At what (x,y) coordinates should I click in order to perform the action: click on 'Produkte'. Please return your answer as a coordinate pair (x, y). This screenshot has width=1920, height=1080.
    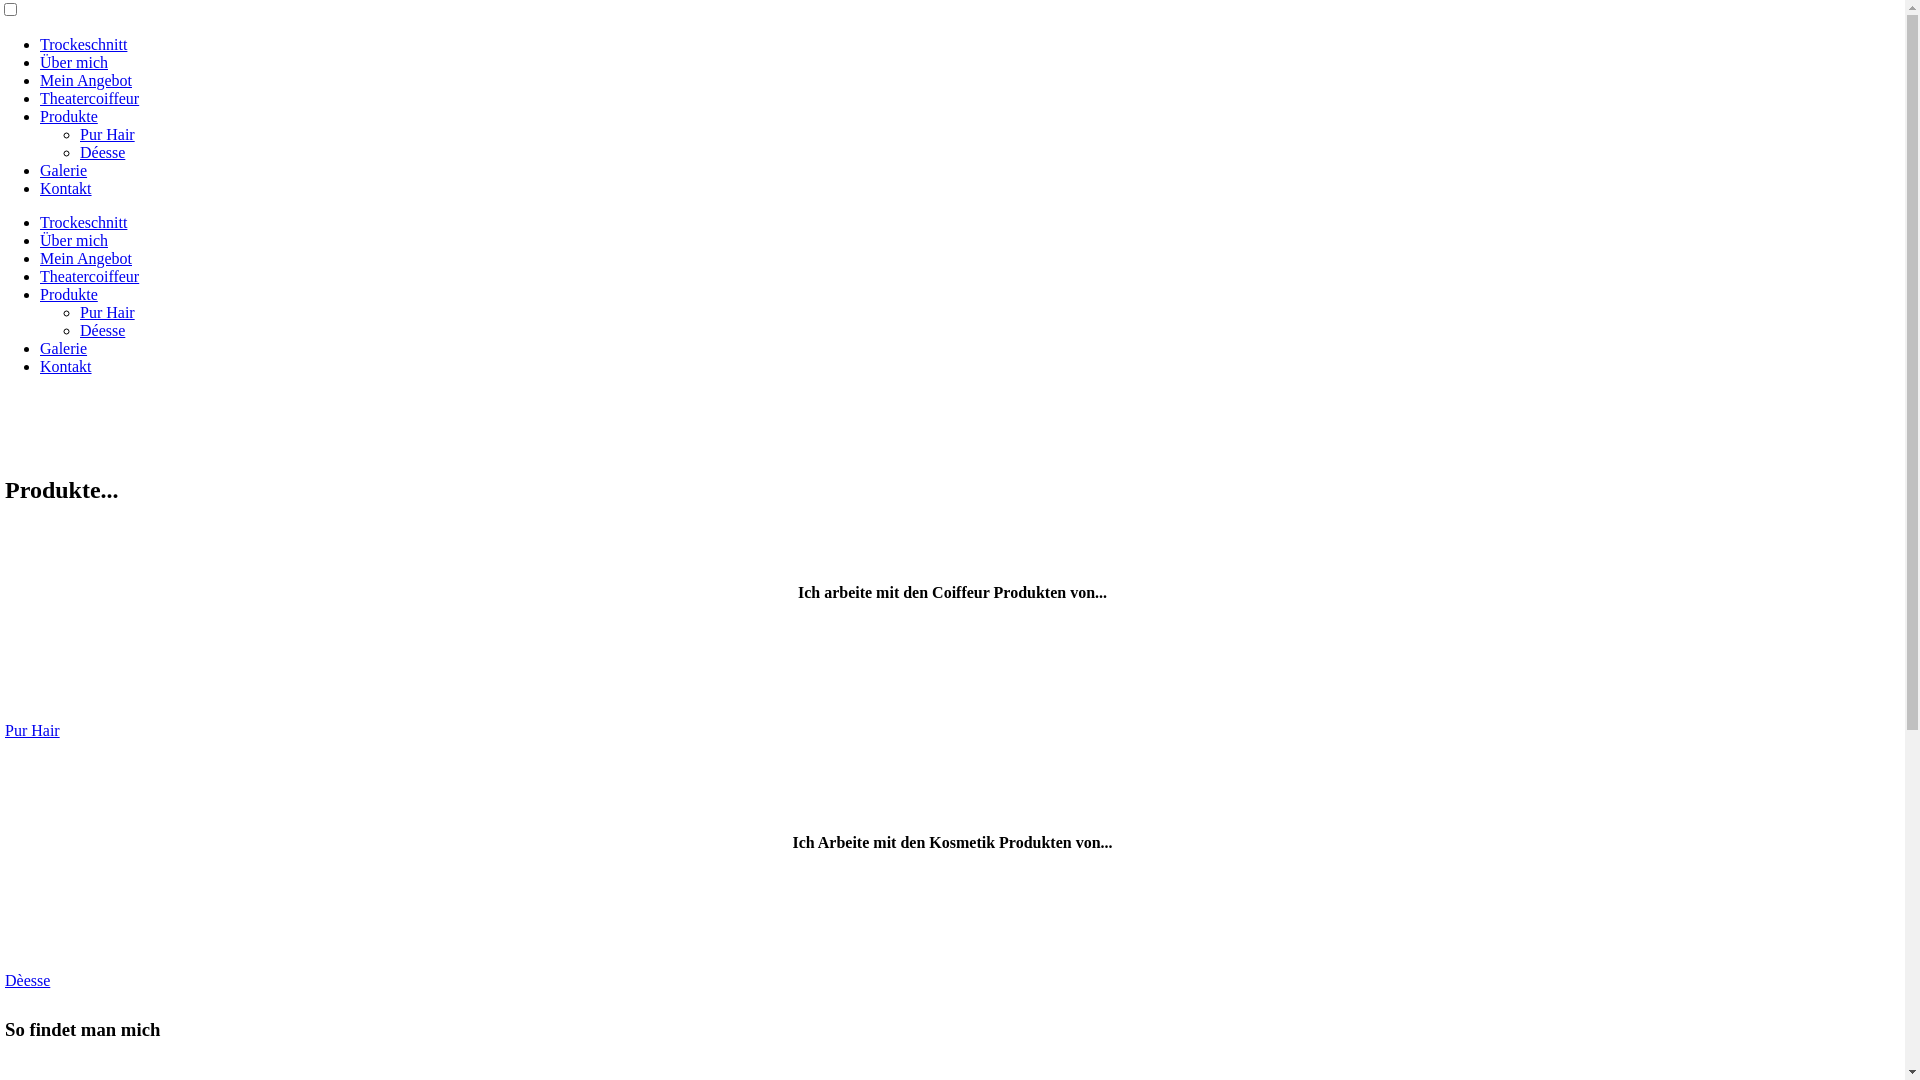
    Looking at the image, I should click on (68, 294).